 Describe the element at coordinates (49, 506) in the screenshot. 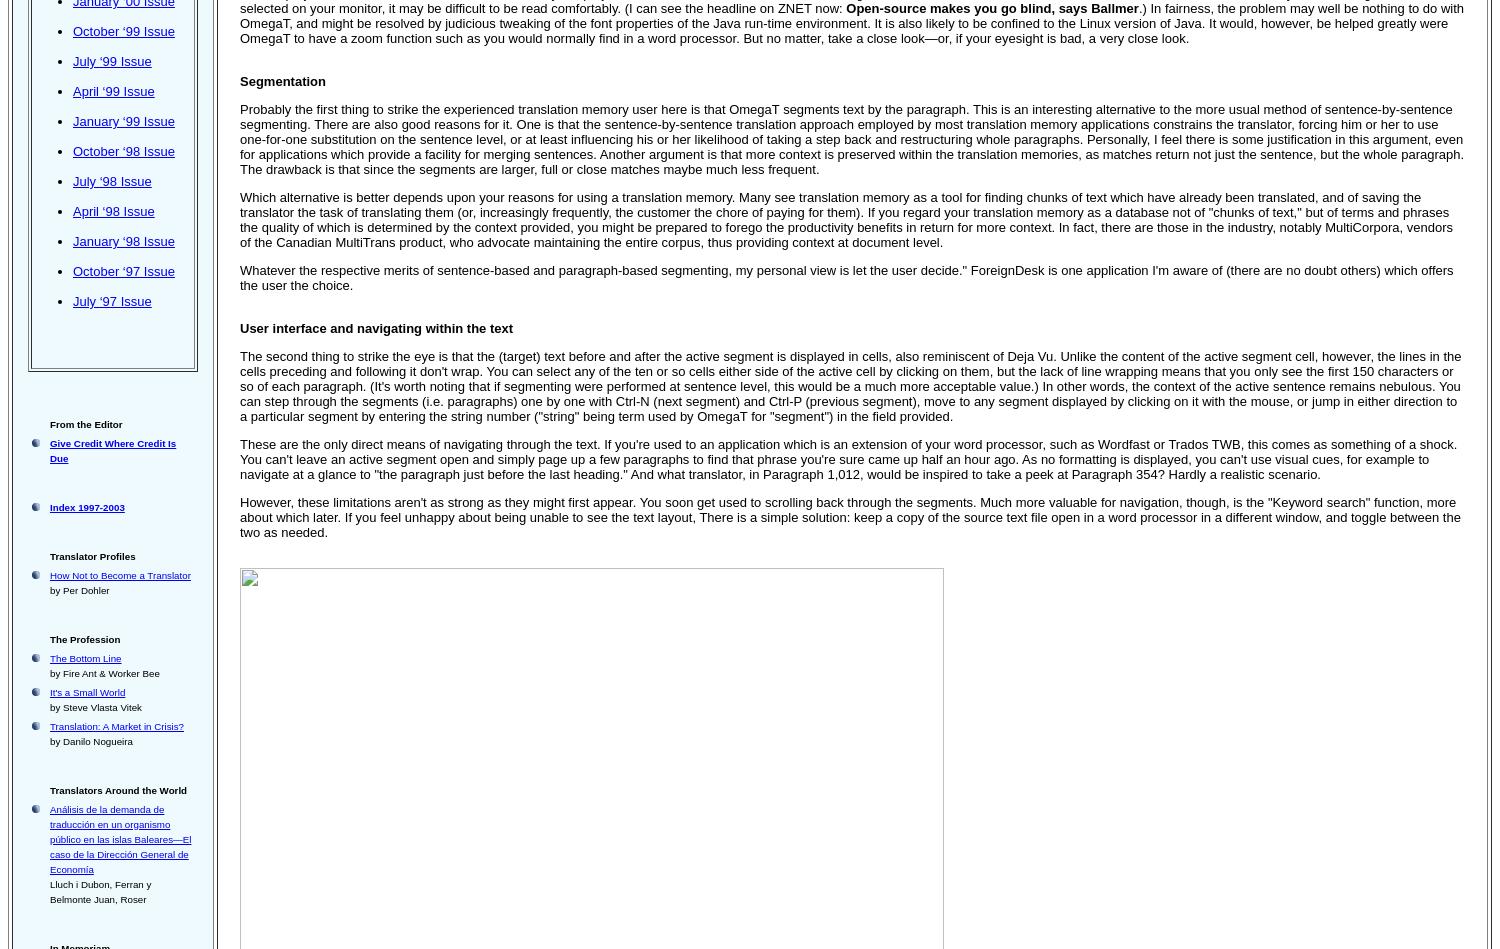

I see `'Index 1997-2003'` at that location.